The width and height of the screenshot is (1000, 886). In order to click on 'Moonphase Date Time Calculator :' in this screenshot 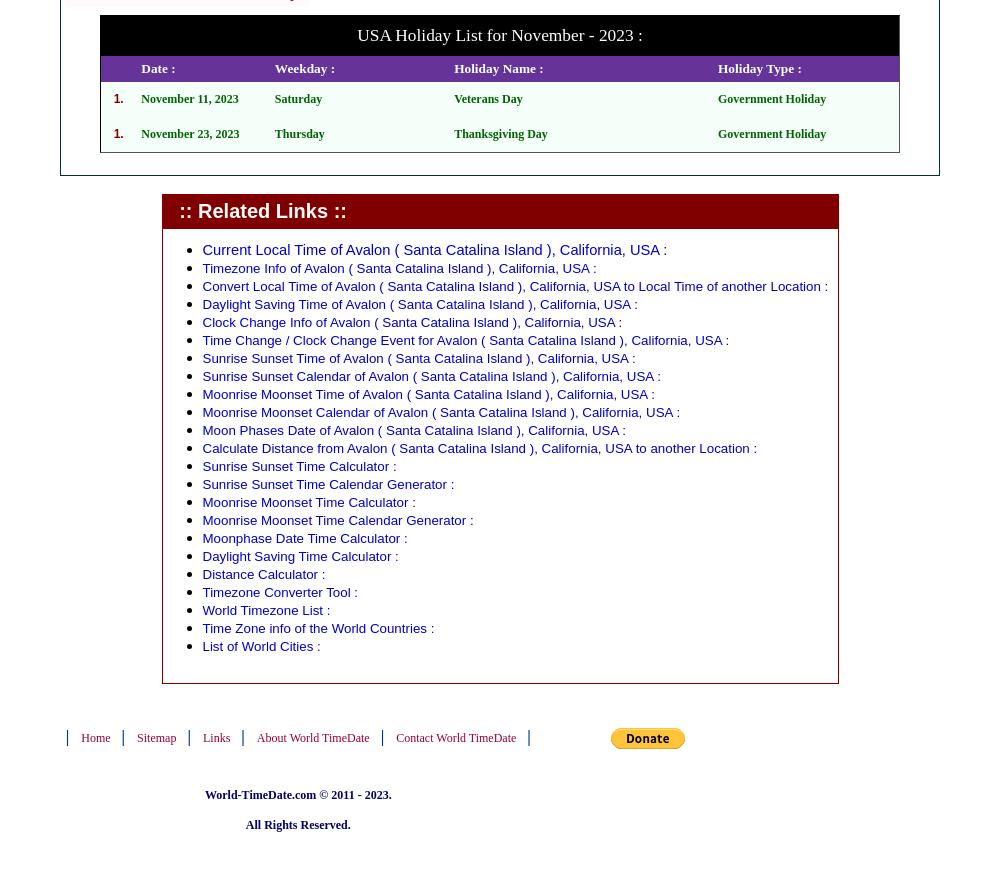, I will do `click(304, 538)`.